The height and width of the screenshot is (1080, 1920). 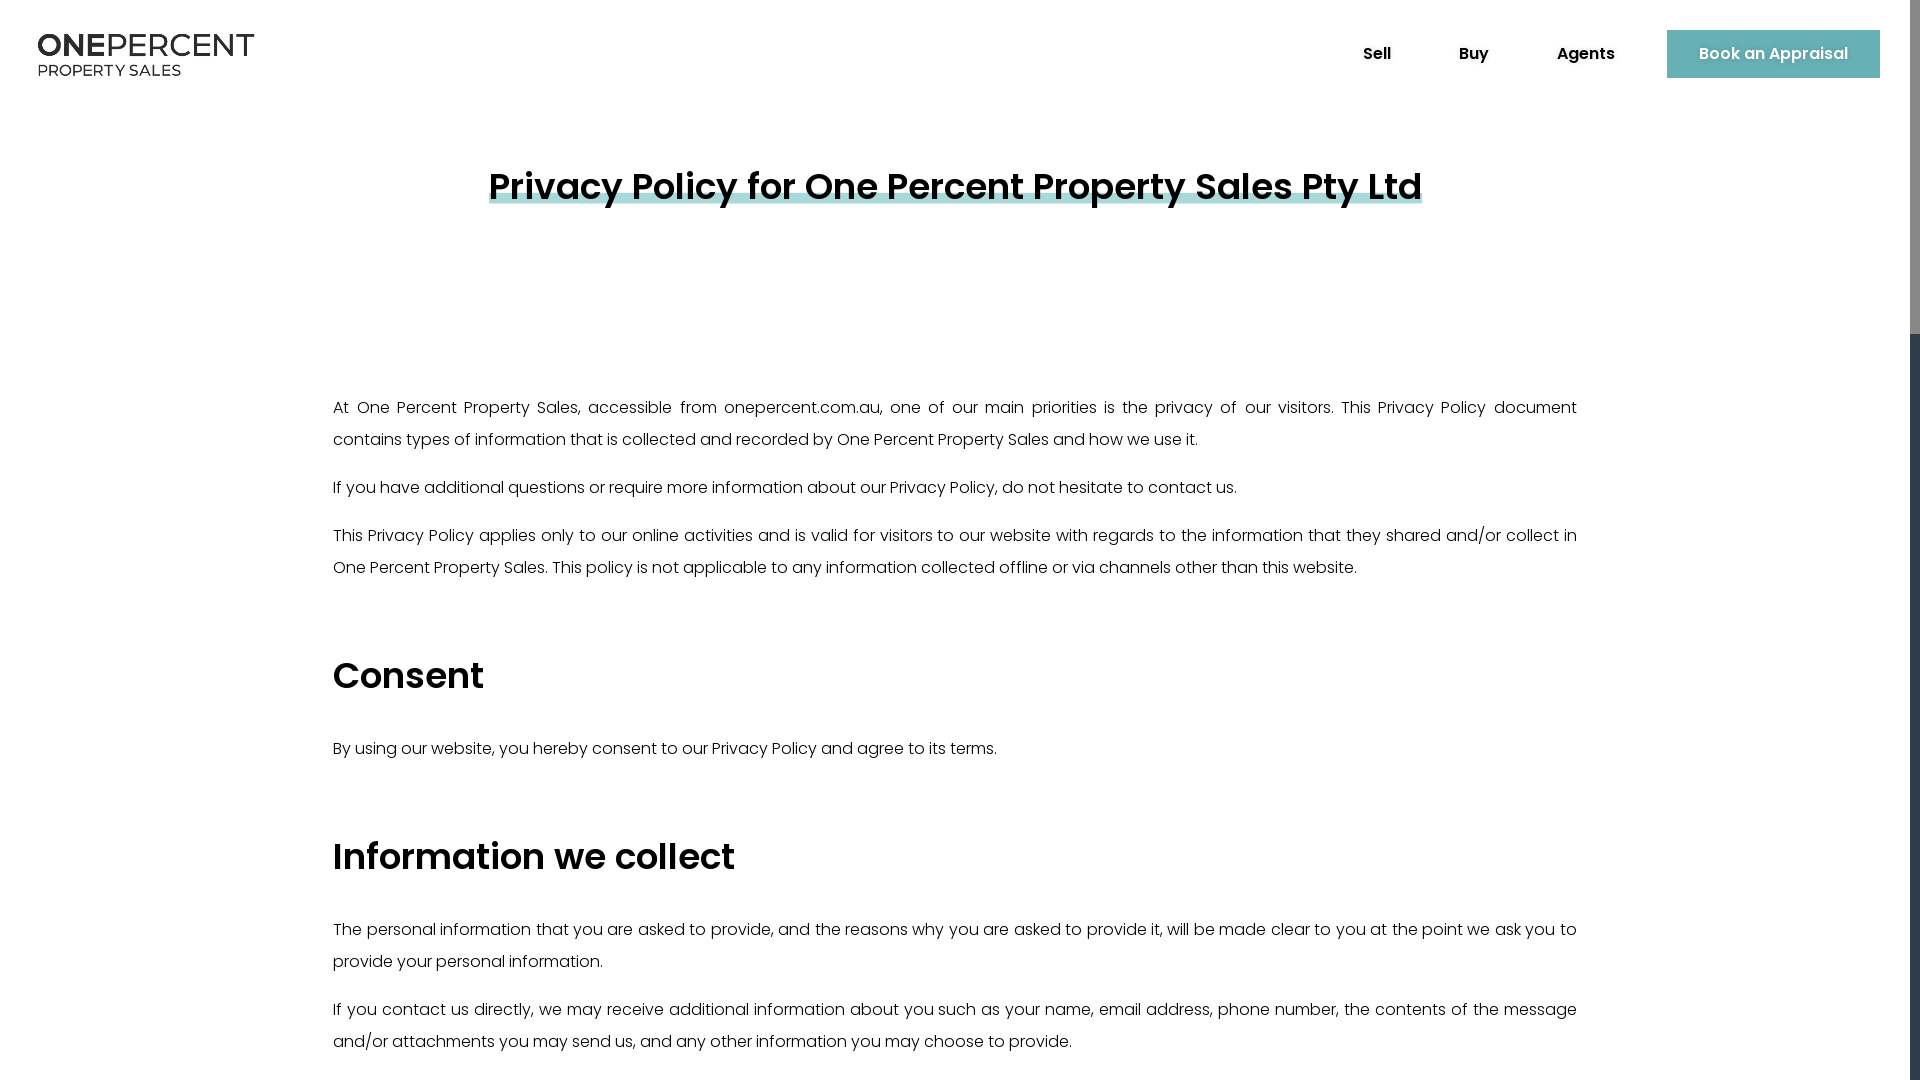 What do you see at coordinates (1425, 52) in the screenshot?
I see `'Buy'` at bounding box center [1425, 52].